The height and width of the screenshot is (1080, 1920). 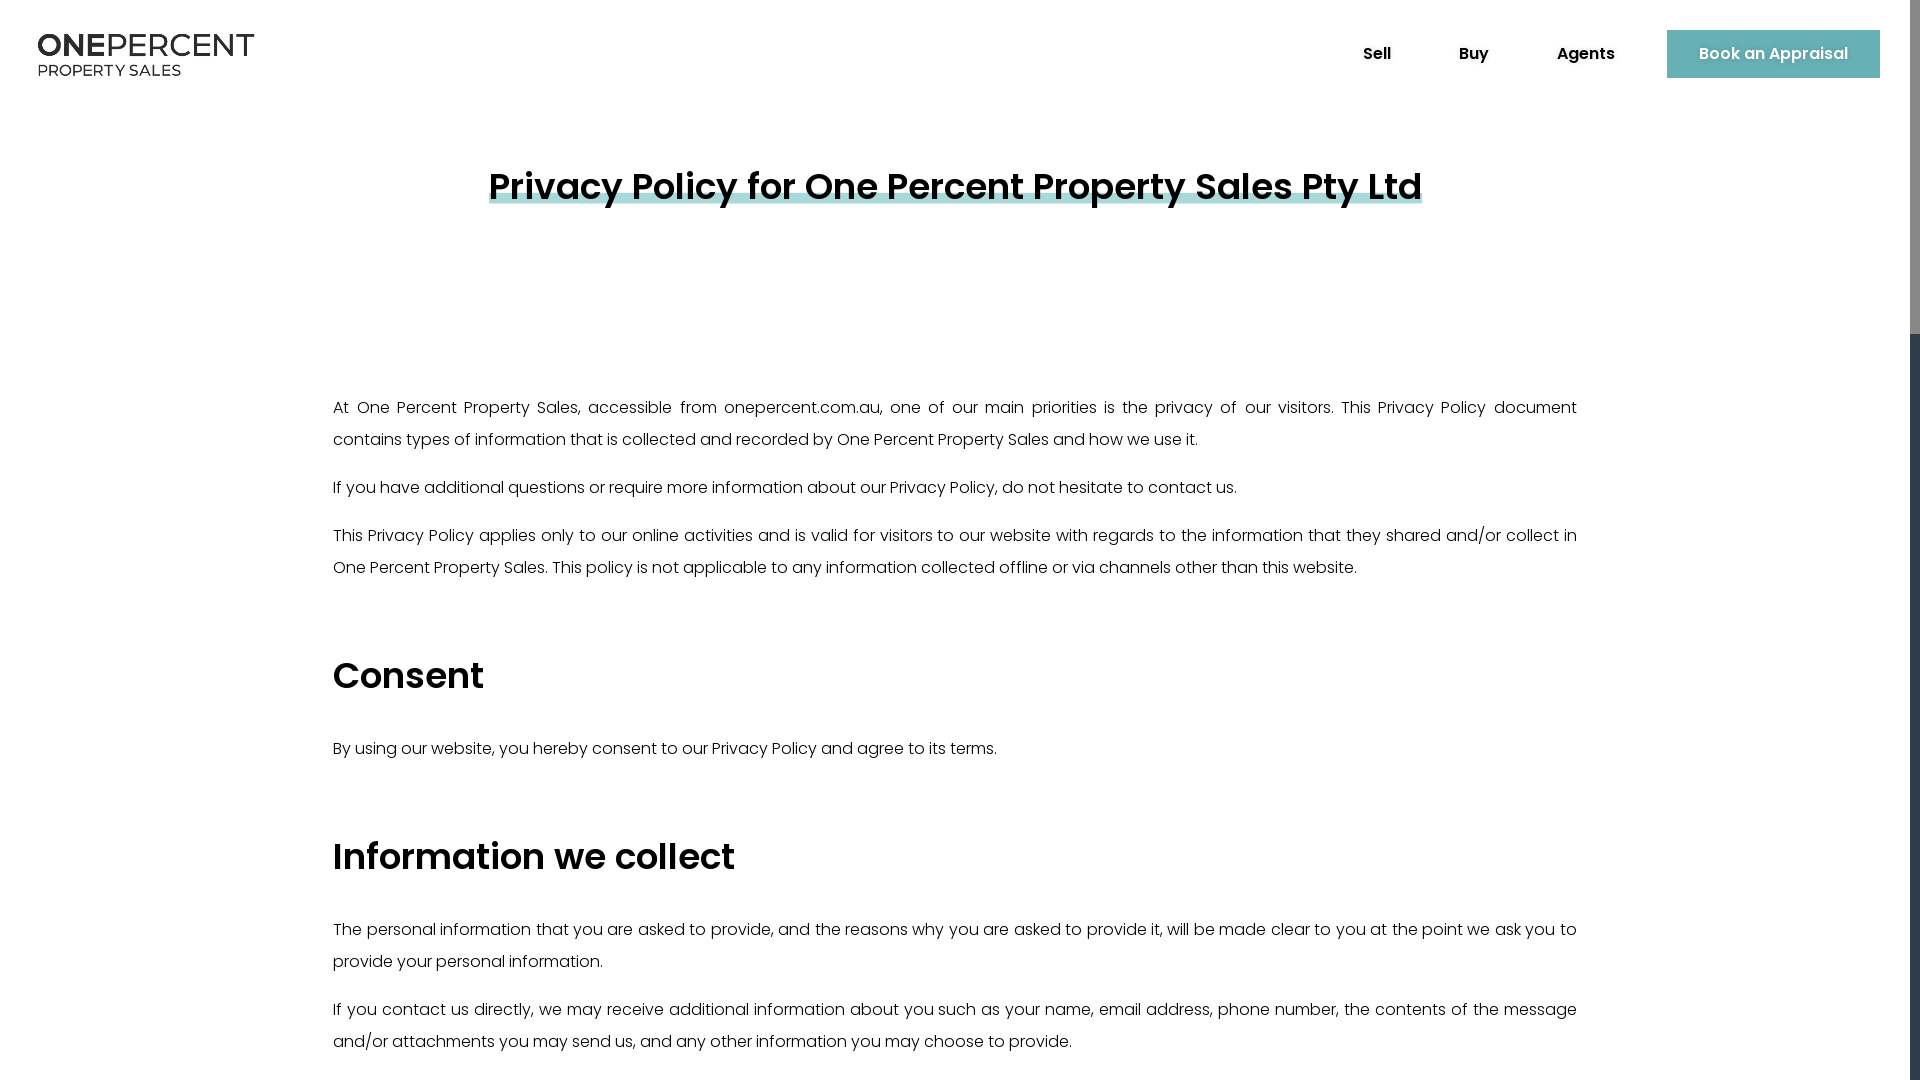 What do you see at coordinates (1425, 52) in the screenshot?
I see `'Buy'` at bounding box center [1425, 52].